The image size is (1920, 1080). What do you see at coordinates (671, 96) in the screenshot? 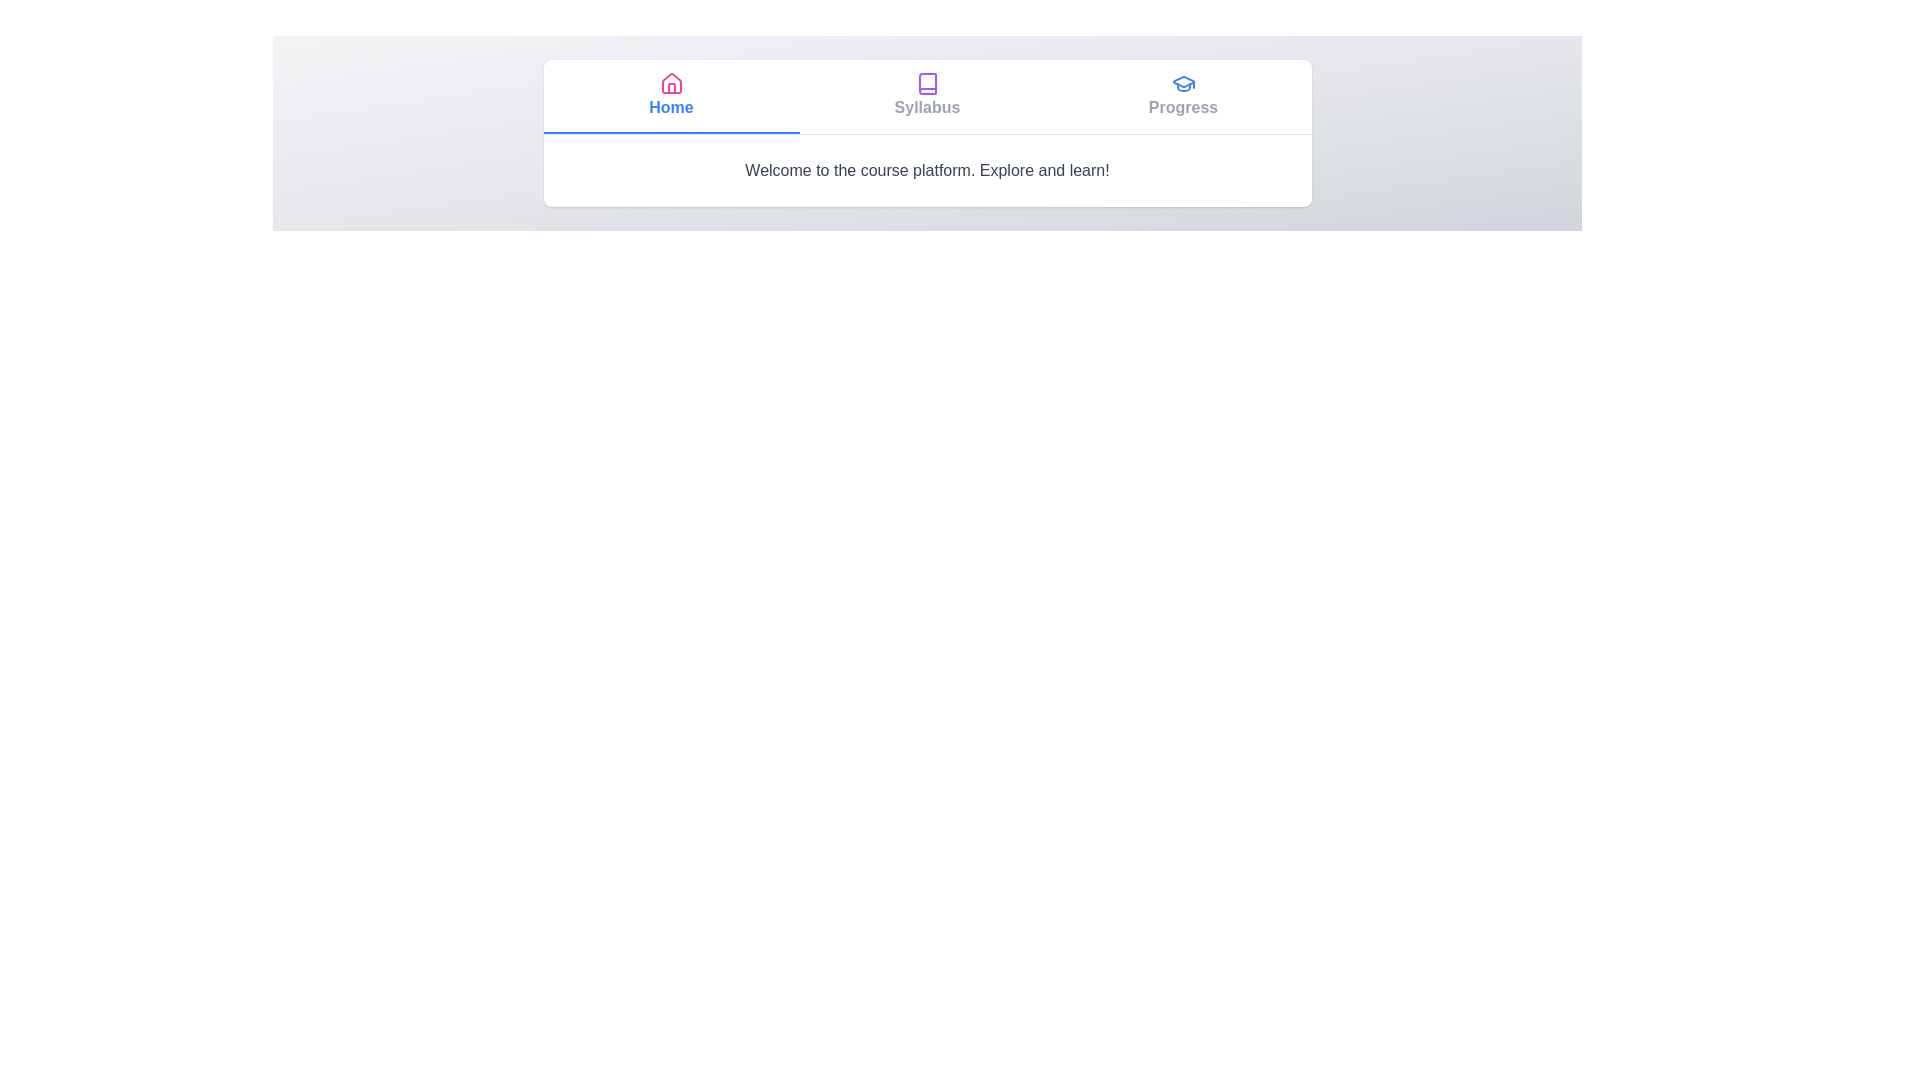
I see `the Home tab by clicking on its button` at bounding box center [671, 96].